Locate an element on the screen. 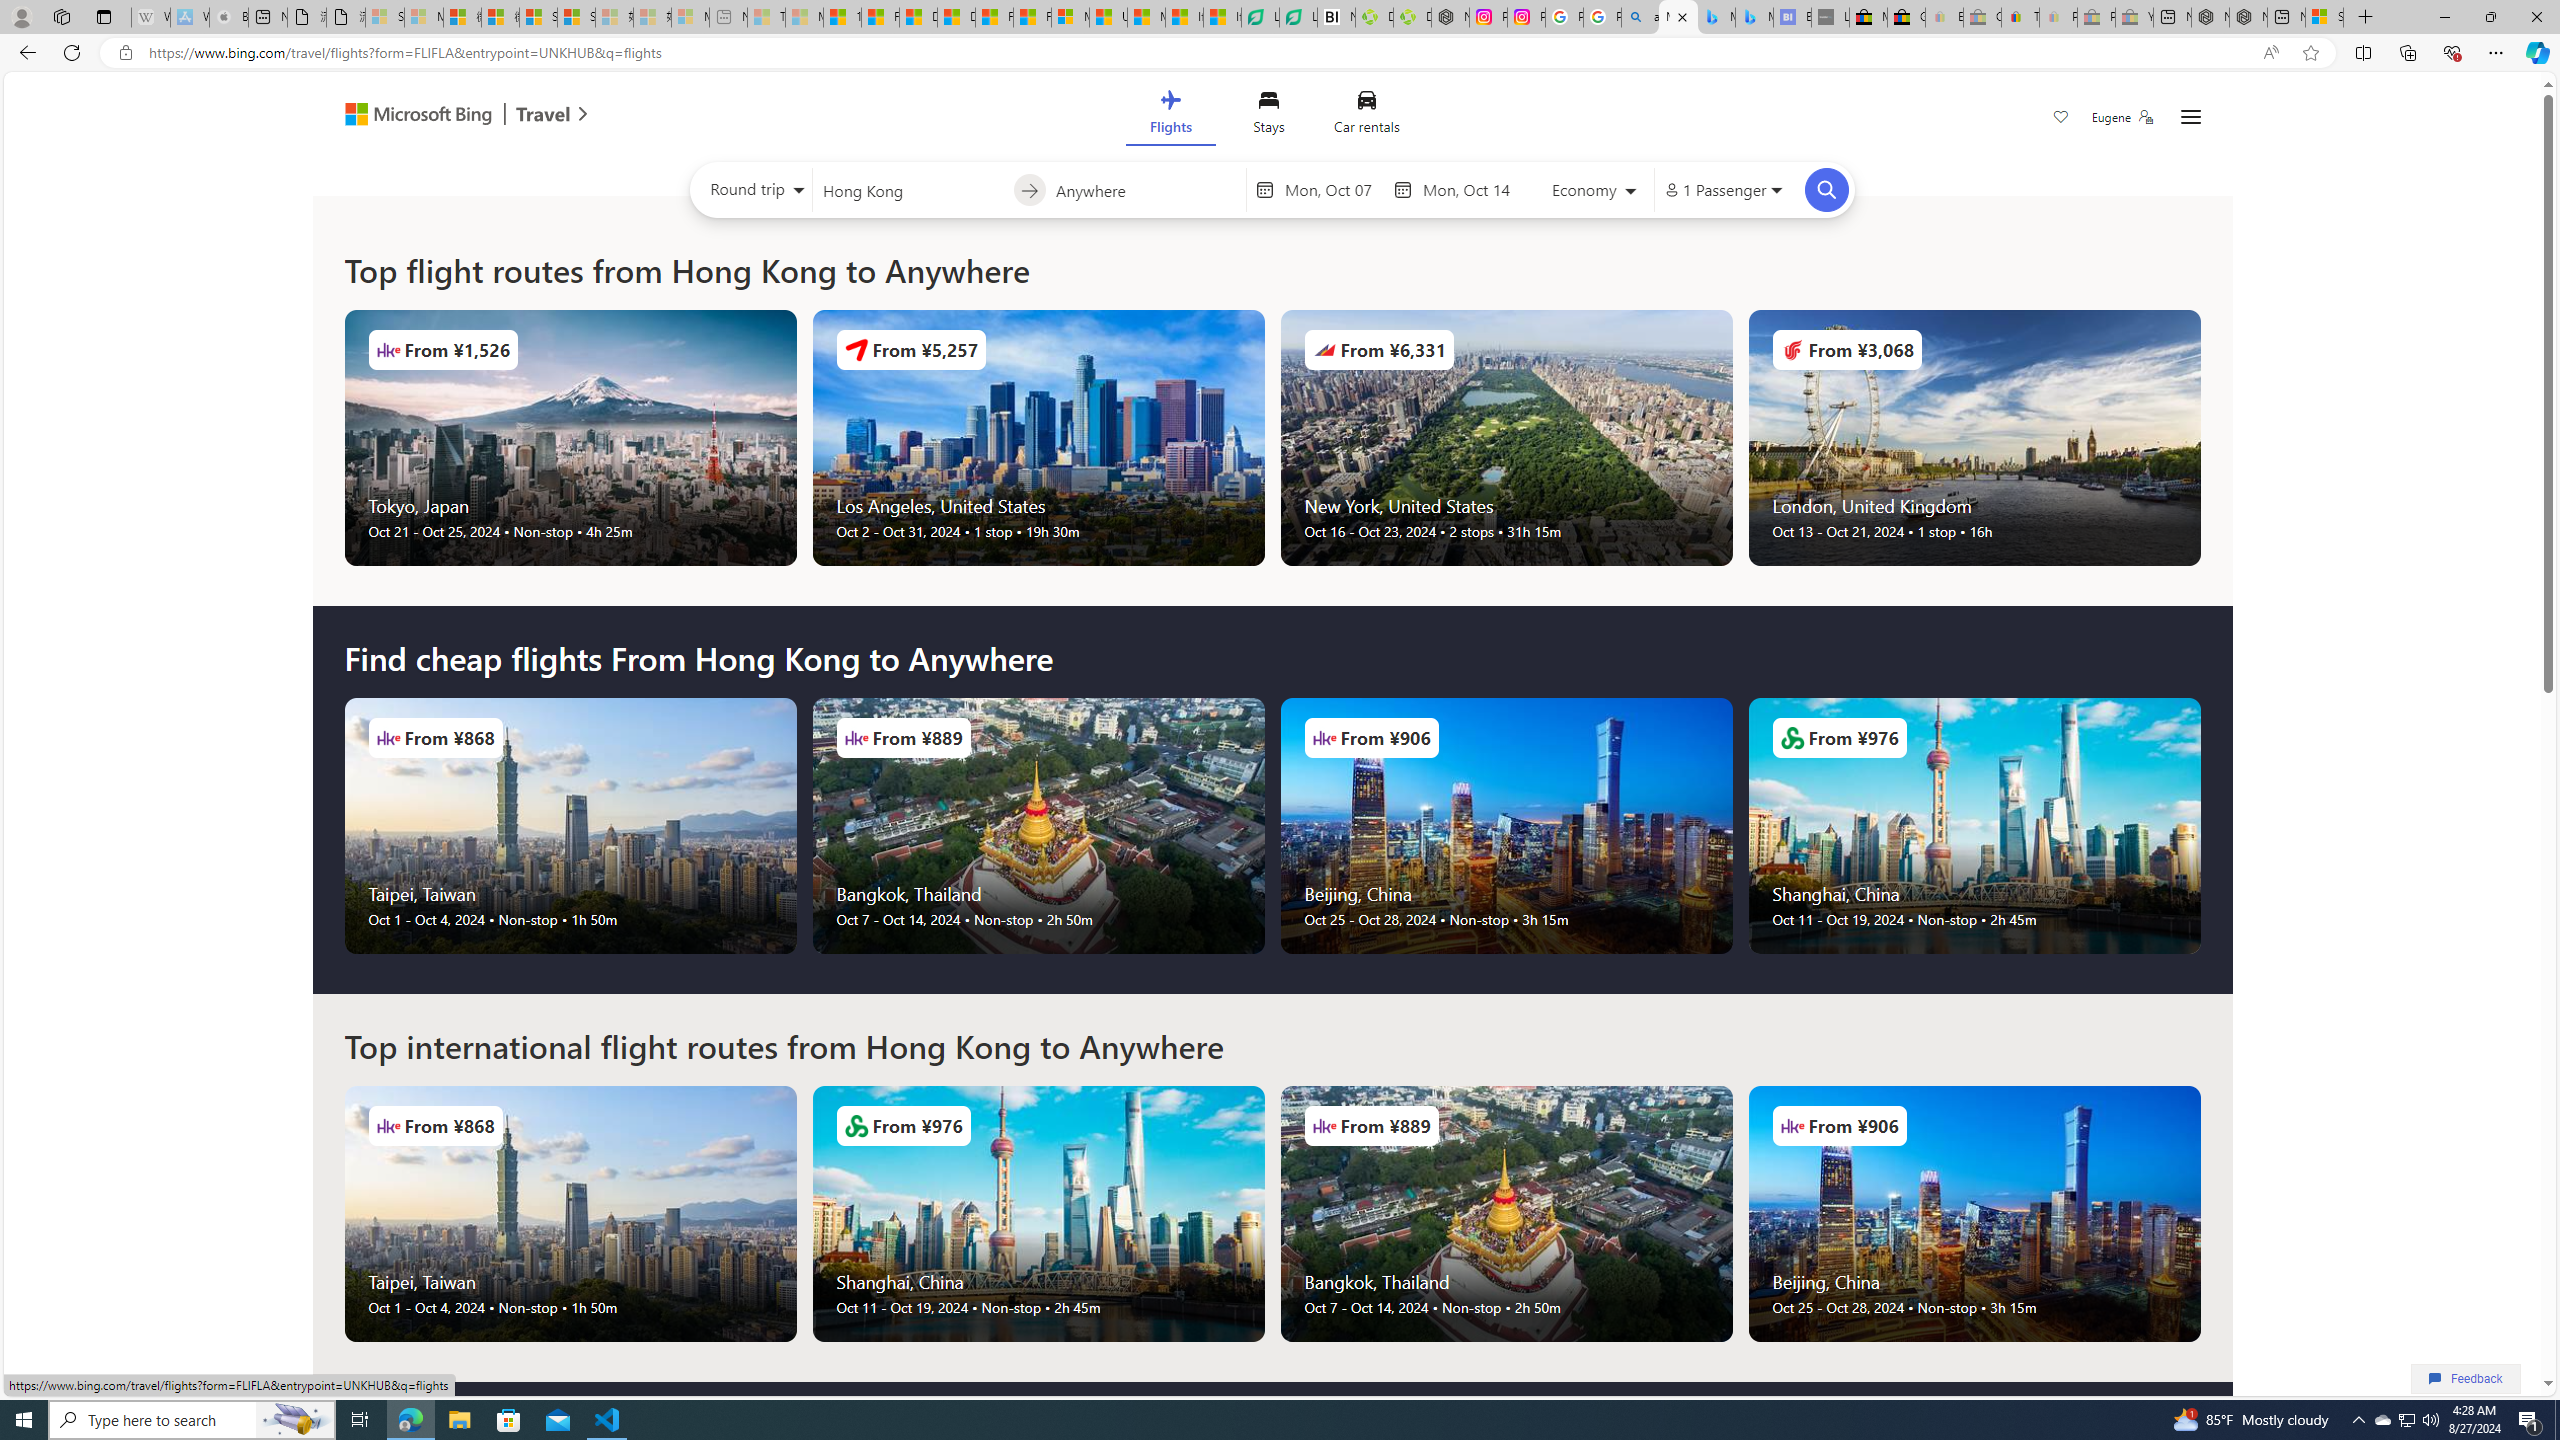  'Microsoft Bing Travel' is located at coordinates (444, 115).